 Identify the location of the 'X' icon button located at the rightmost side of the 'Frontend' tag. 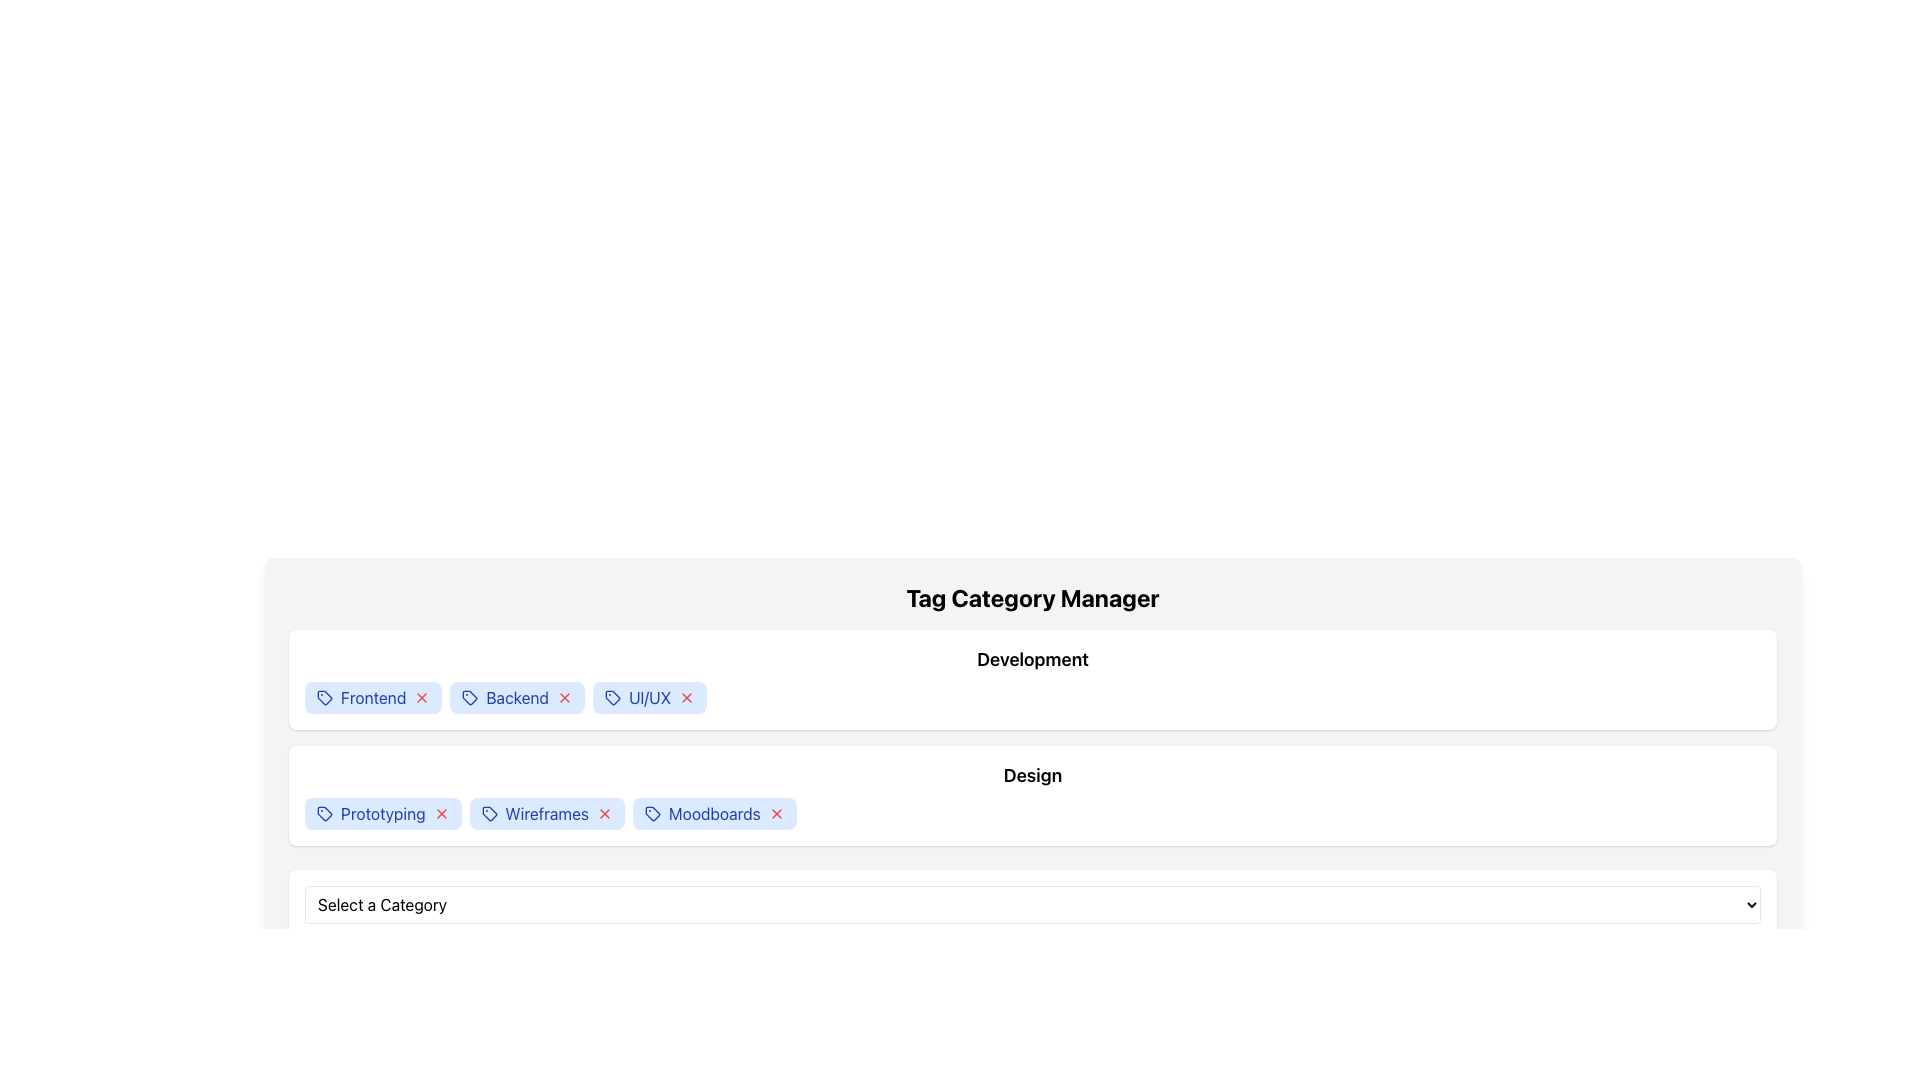
(421, 697).